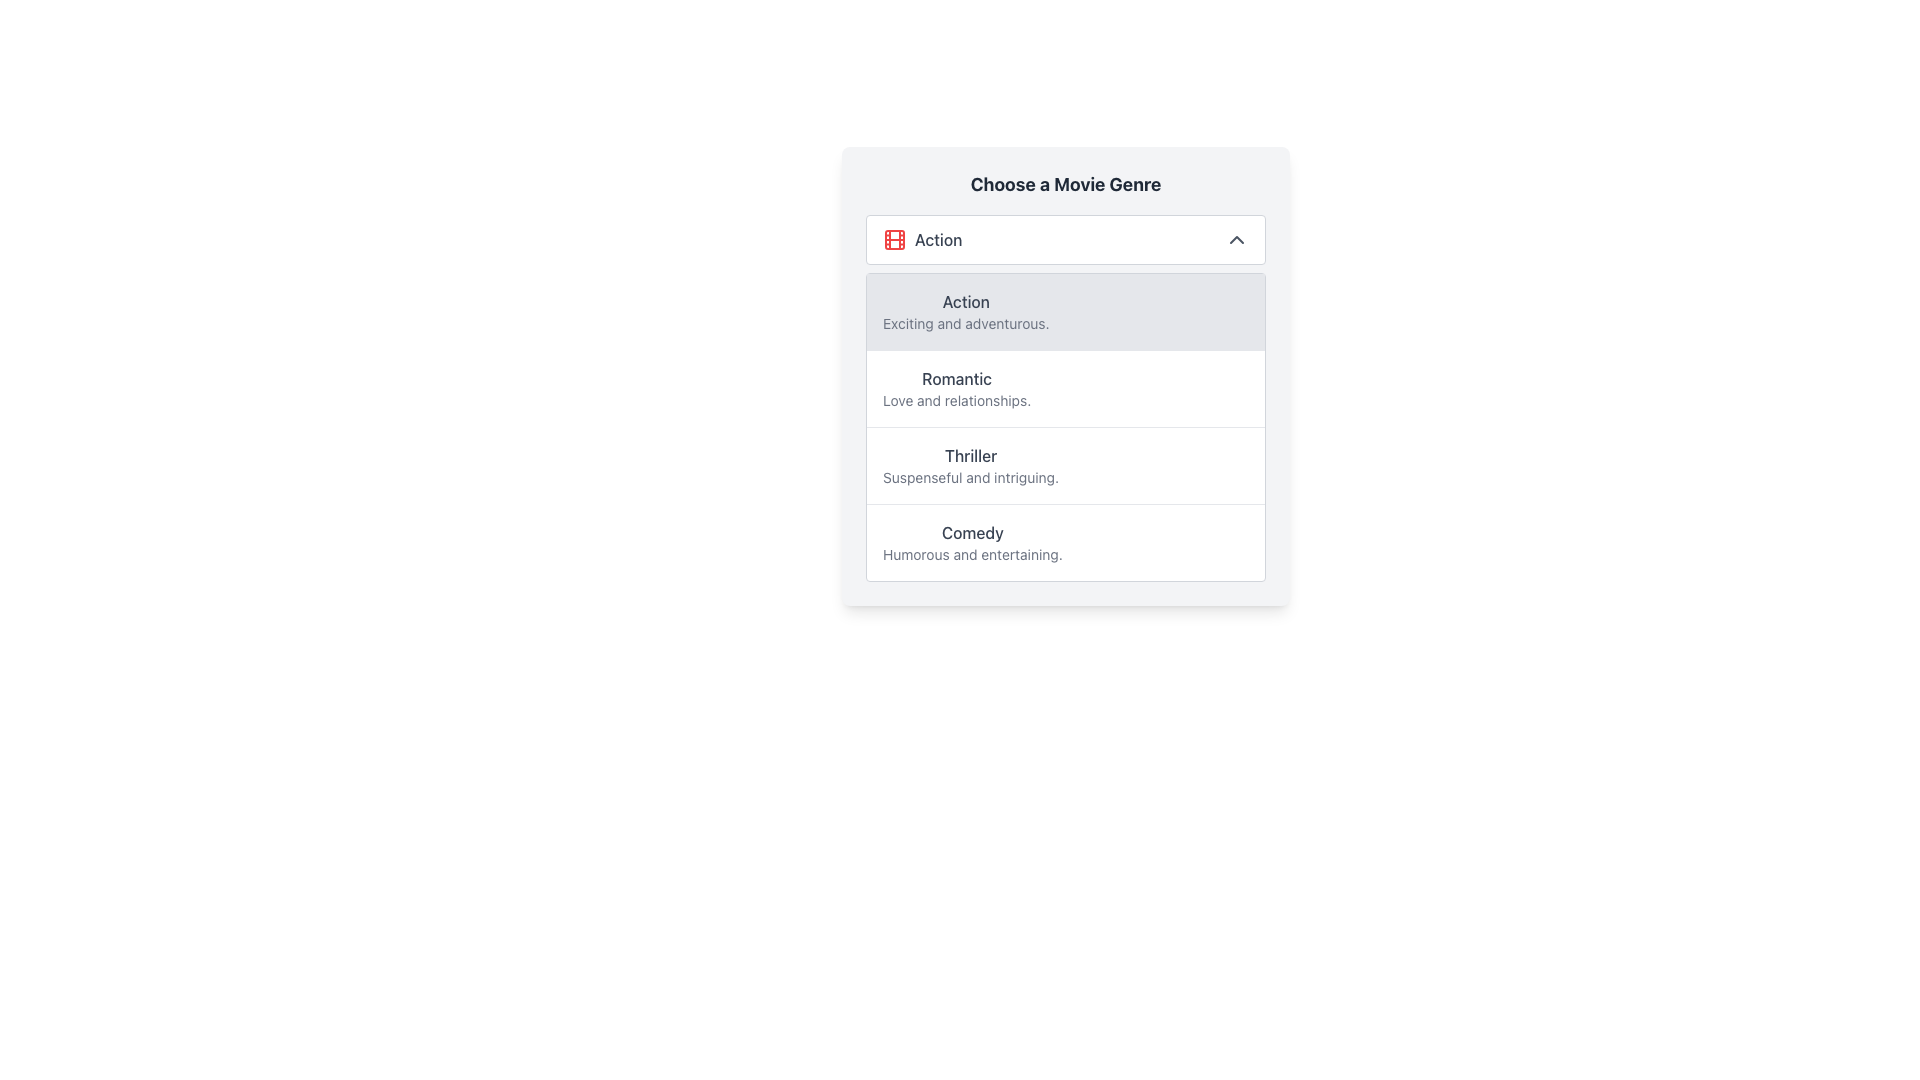 The image size is (1920, 1080). I want to click on the selectable option labeled 'Action' in the list of movie genres, so click(1064, 312).